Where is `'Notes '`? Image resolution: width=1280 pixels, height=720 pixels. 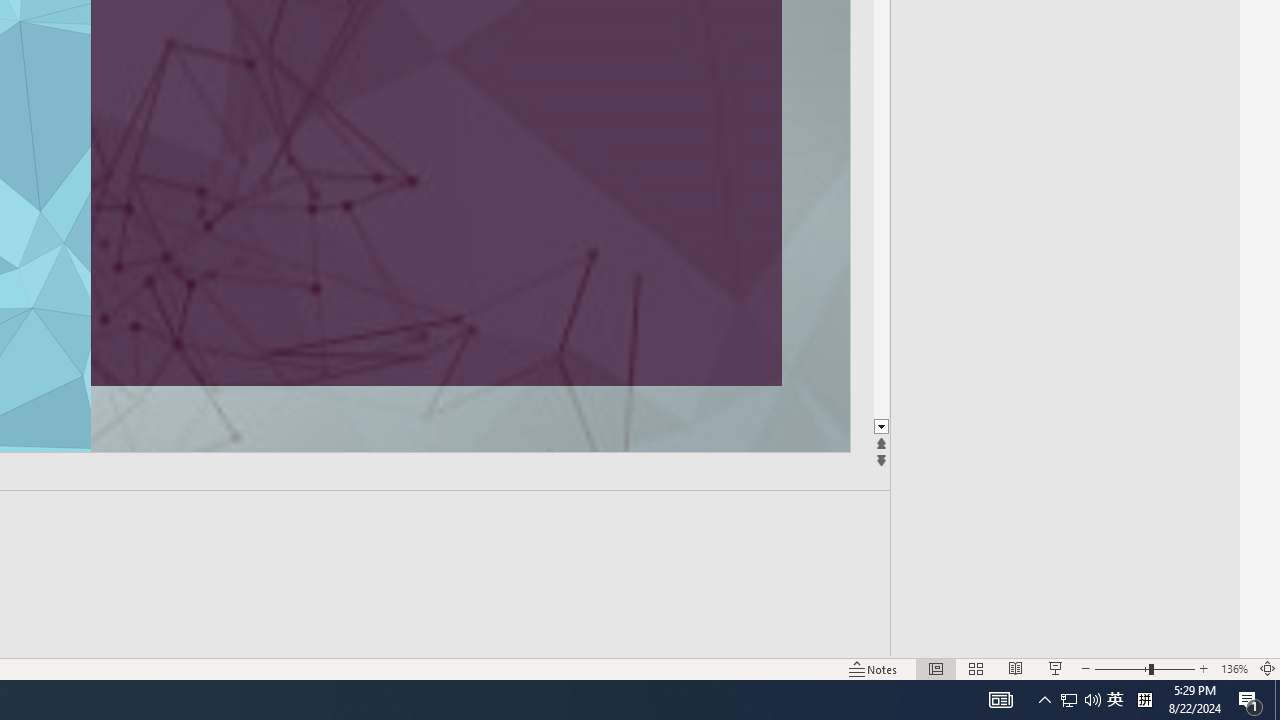 'Notes ' is located at coordinates (874, 669).